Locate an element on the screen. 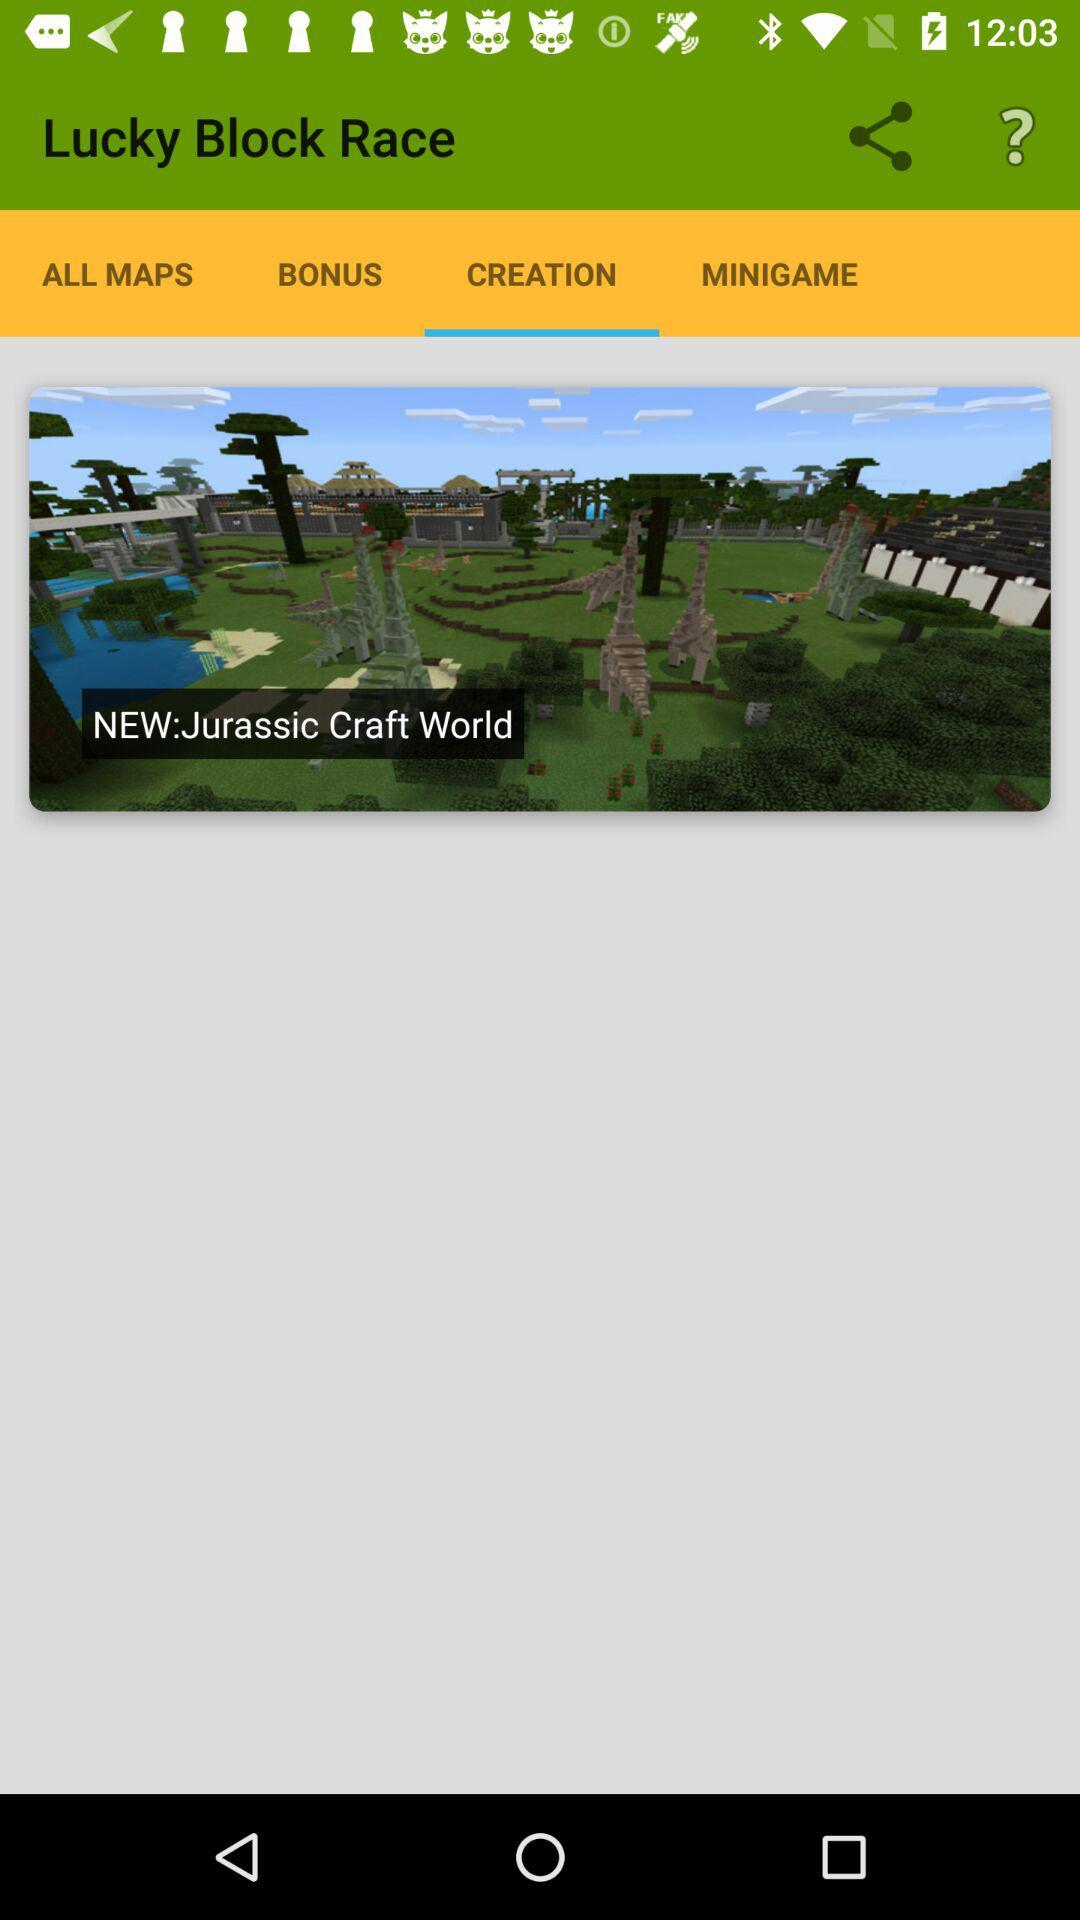  the creation icon is located at coordinates (541, 272).